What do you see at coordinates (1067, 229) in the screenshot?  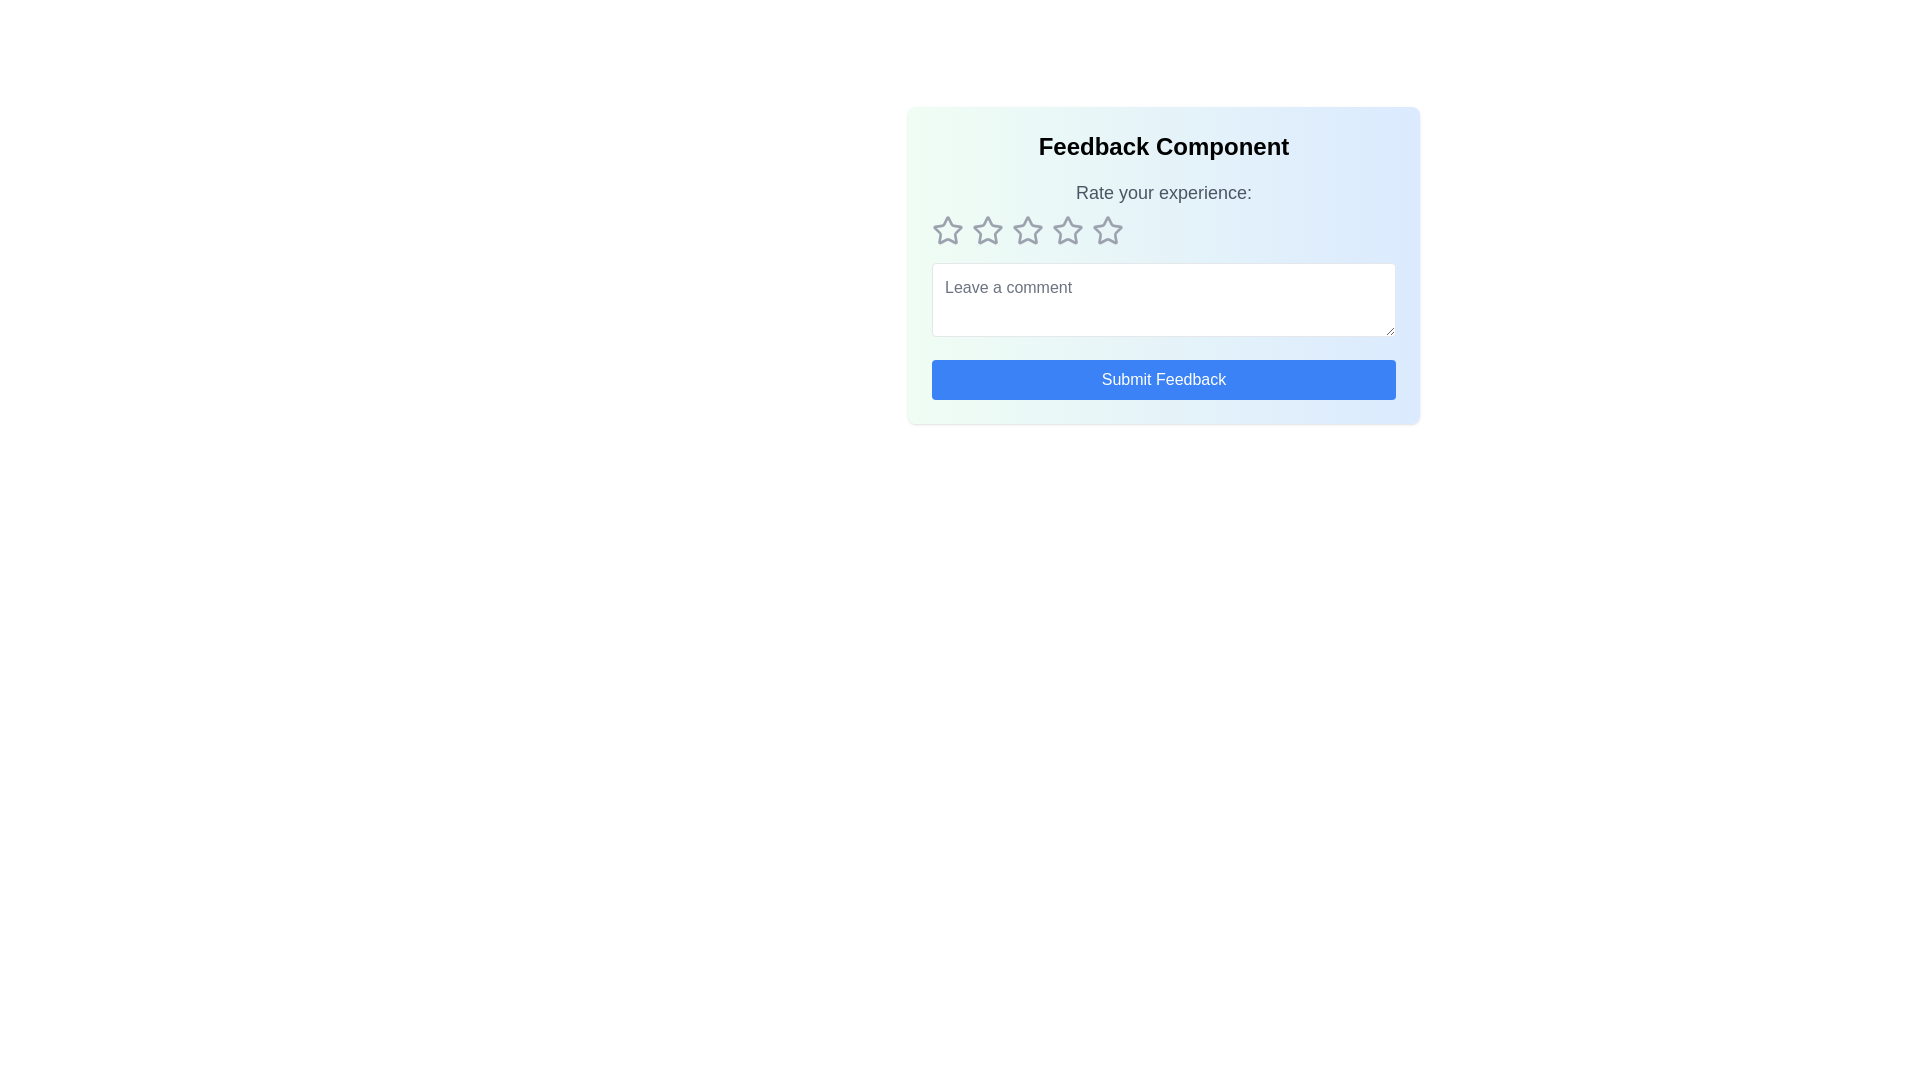 I see `the third star icon` at bounding box center [1067, 229].